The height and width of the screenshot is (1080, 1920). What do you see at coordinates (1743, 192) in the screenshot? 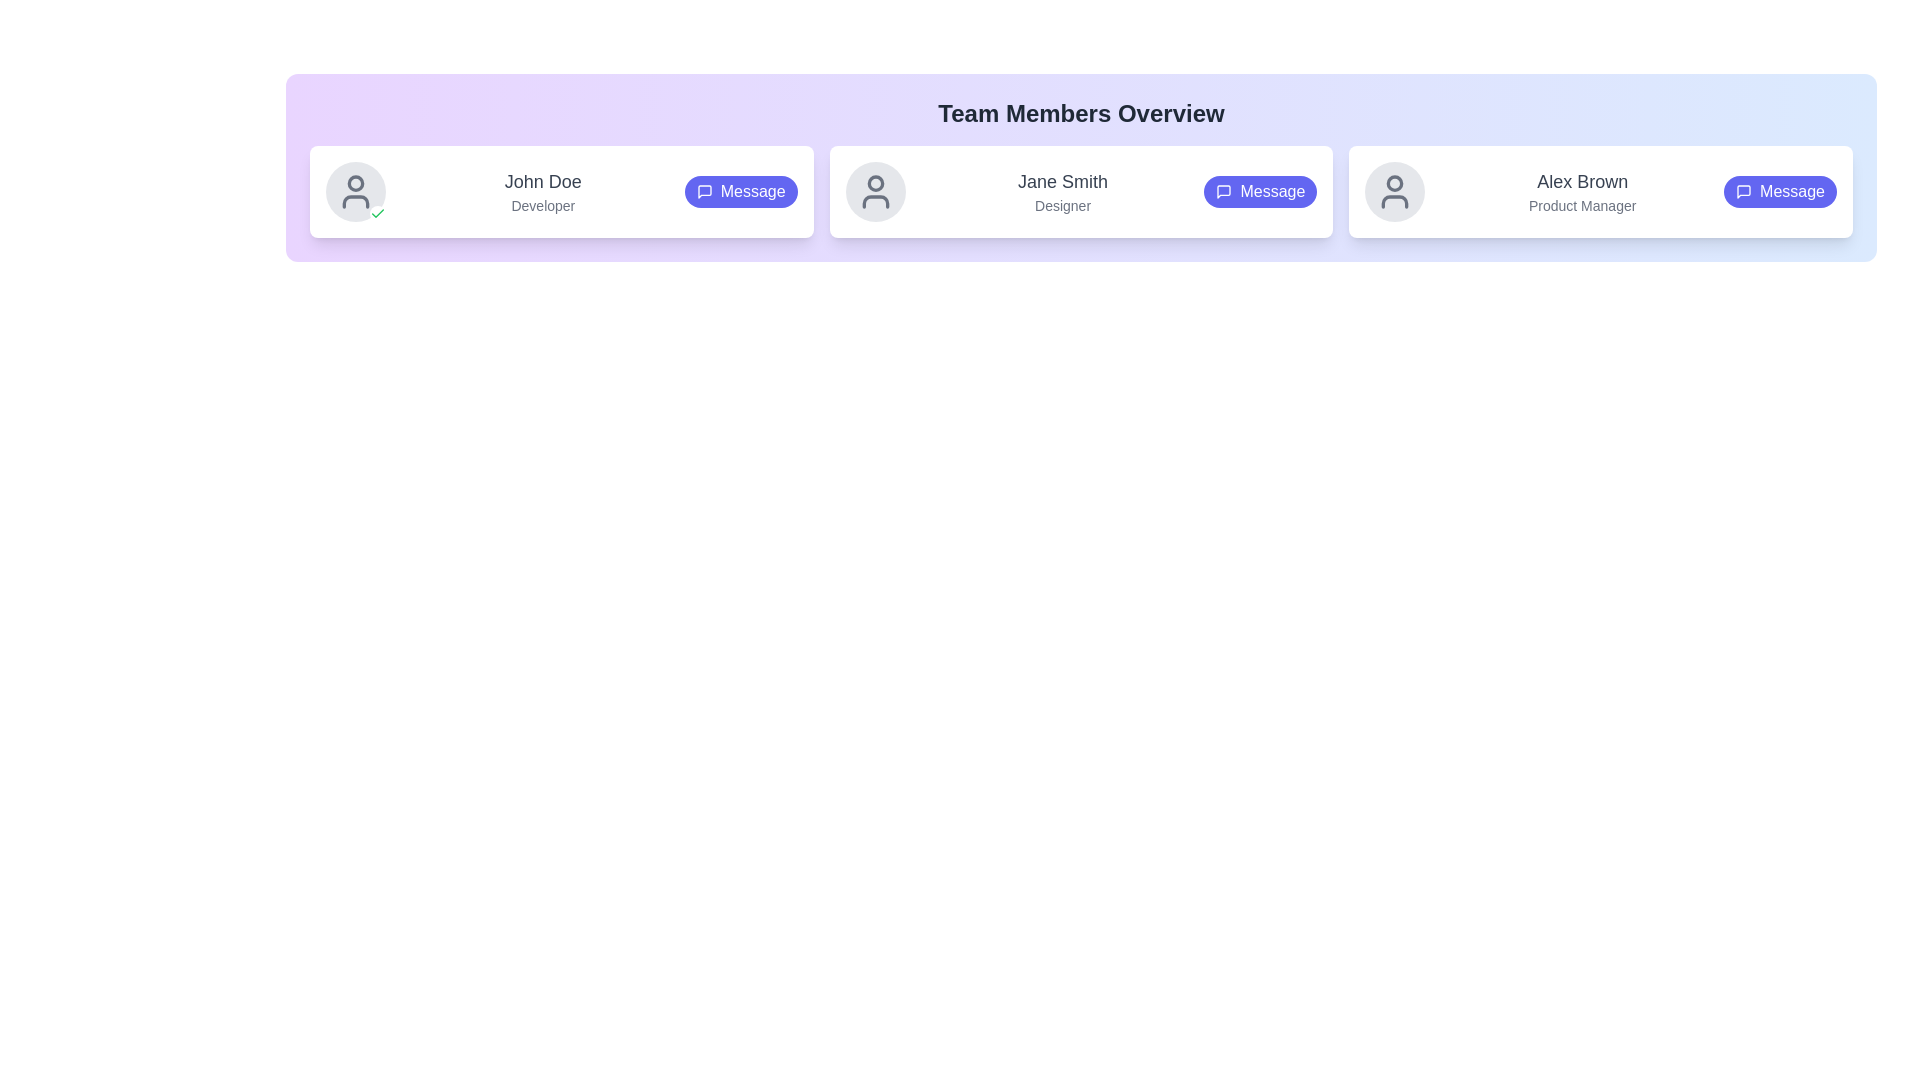
I see `the blue chat bubble icon at the beginning of the 'Message' button group for 'Alex Brown'` at bounding box center [1743, 192].